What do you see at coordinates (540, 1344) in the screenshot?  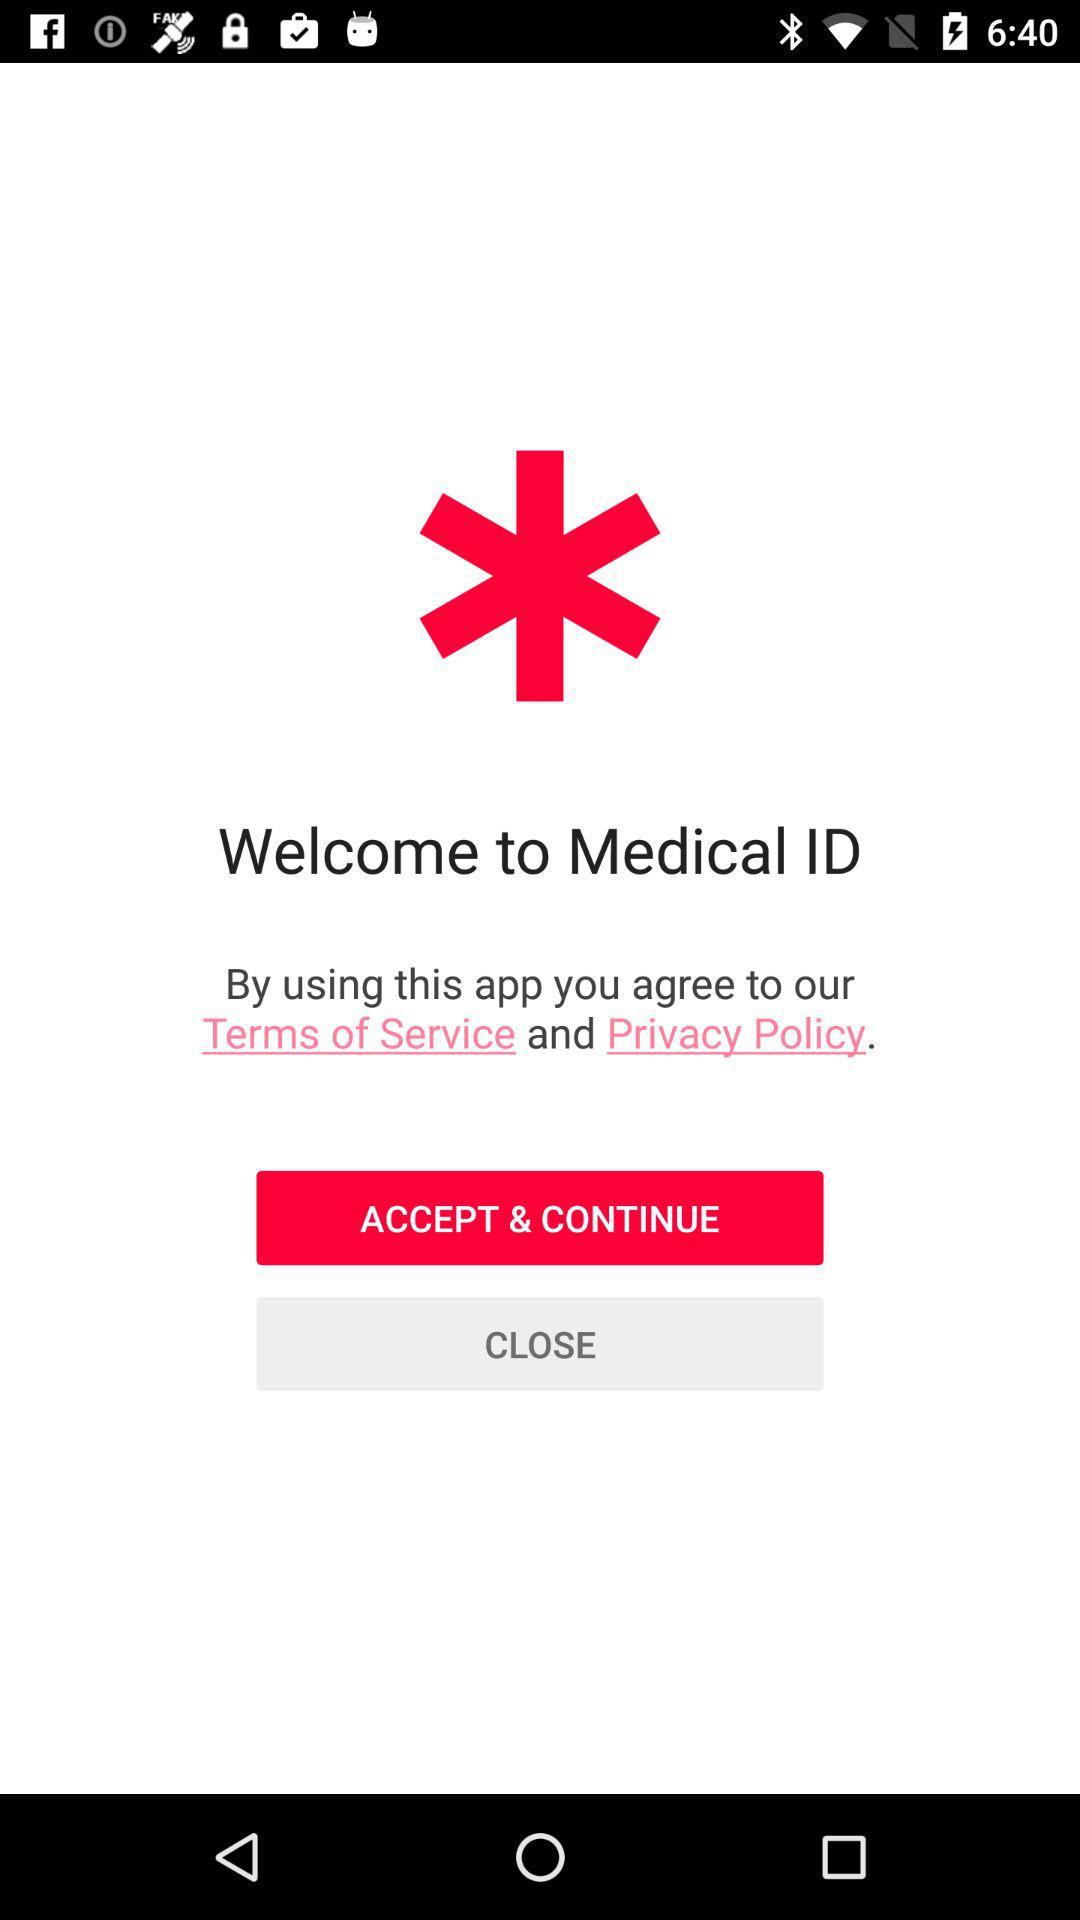 I see `close icon` at bounding box center [540, 1344].